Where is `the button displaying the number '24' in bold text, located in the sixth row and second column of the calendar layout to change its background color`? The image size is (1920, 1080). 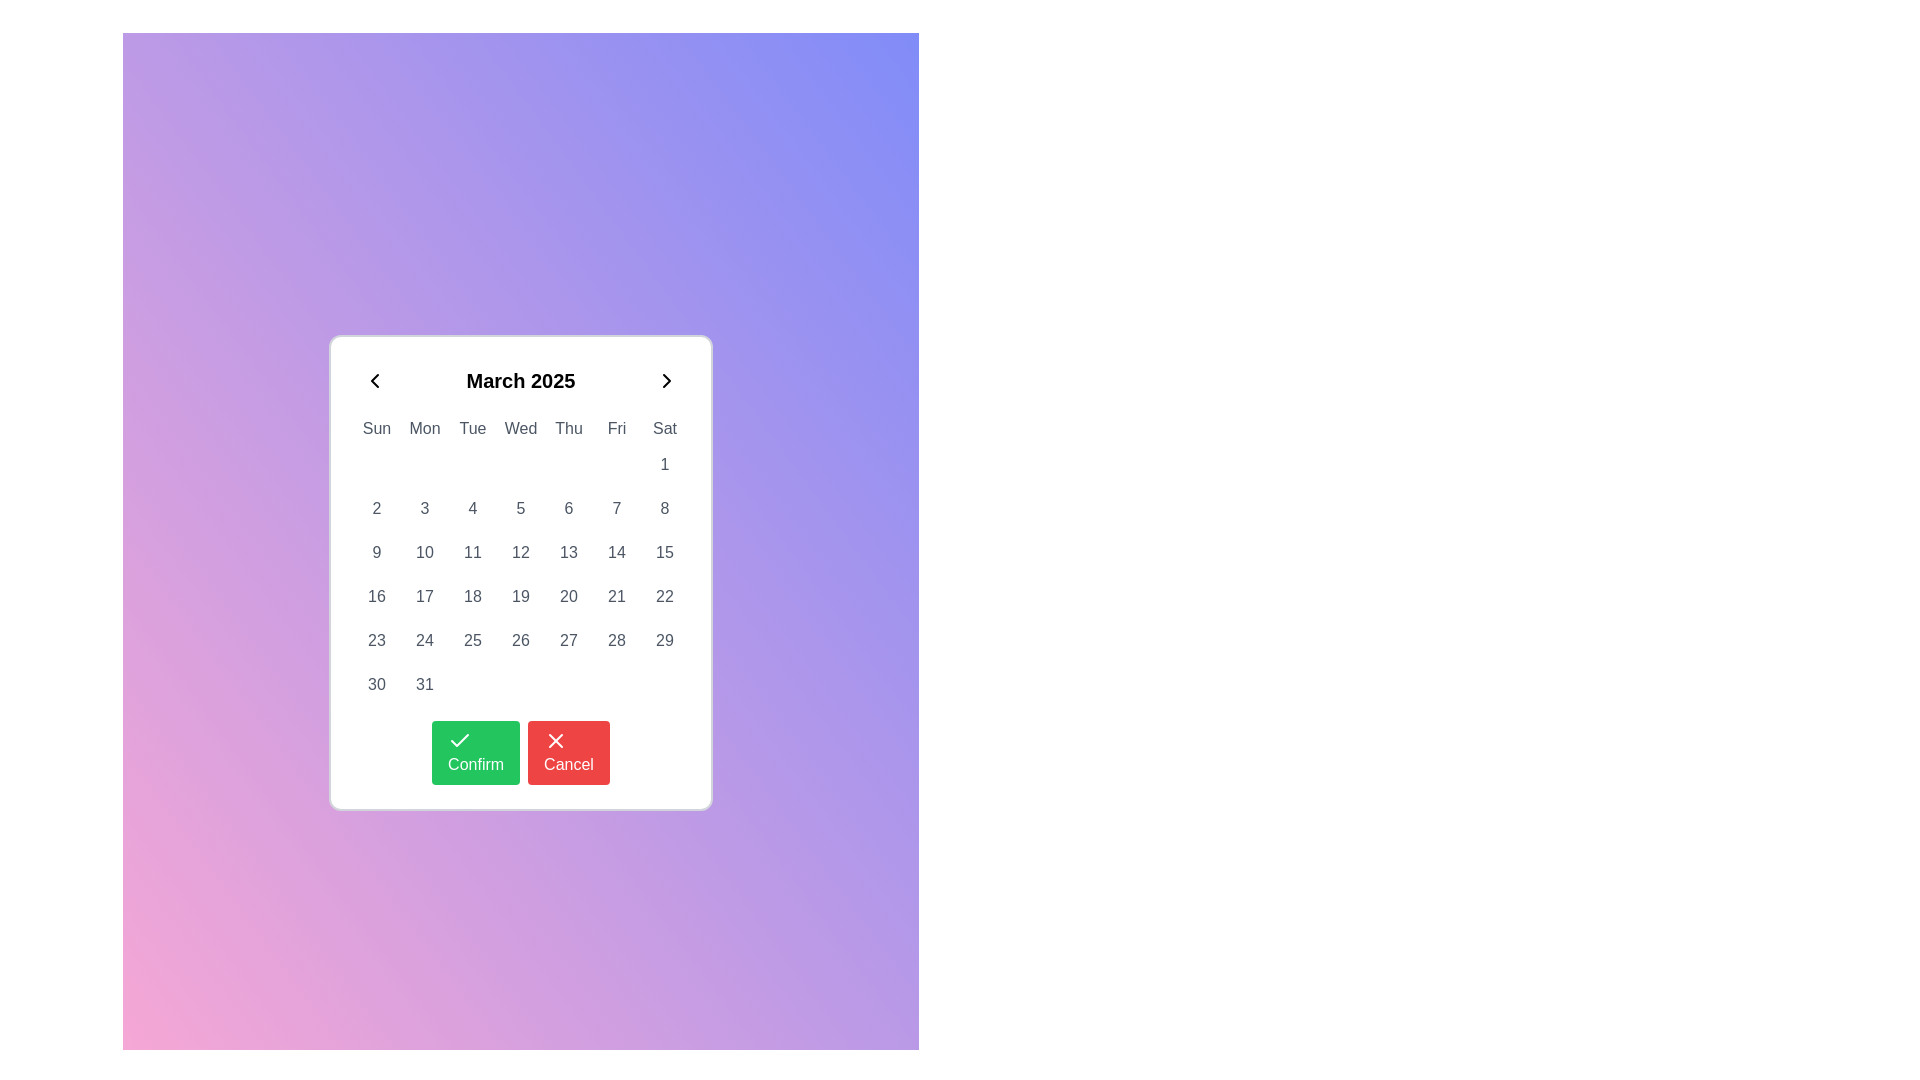 the button displaying the number '24' in bold text, located in the sixth row and second column of the calendar layout to change its background color is located at coordinates (424, 640).